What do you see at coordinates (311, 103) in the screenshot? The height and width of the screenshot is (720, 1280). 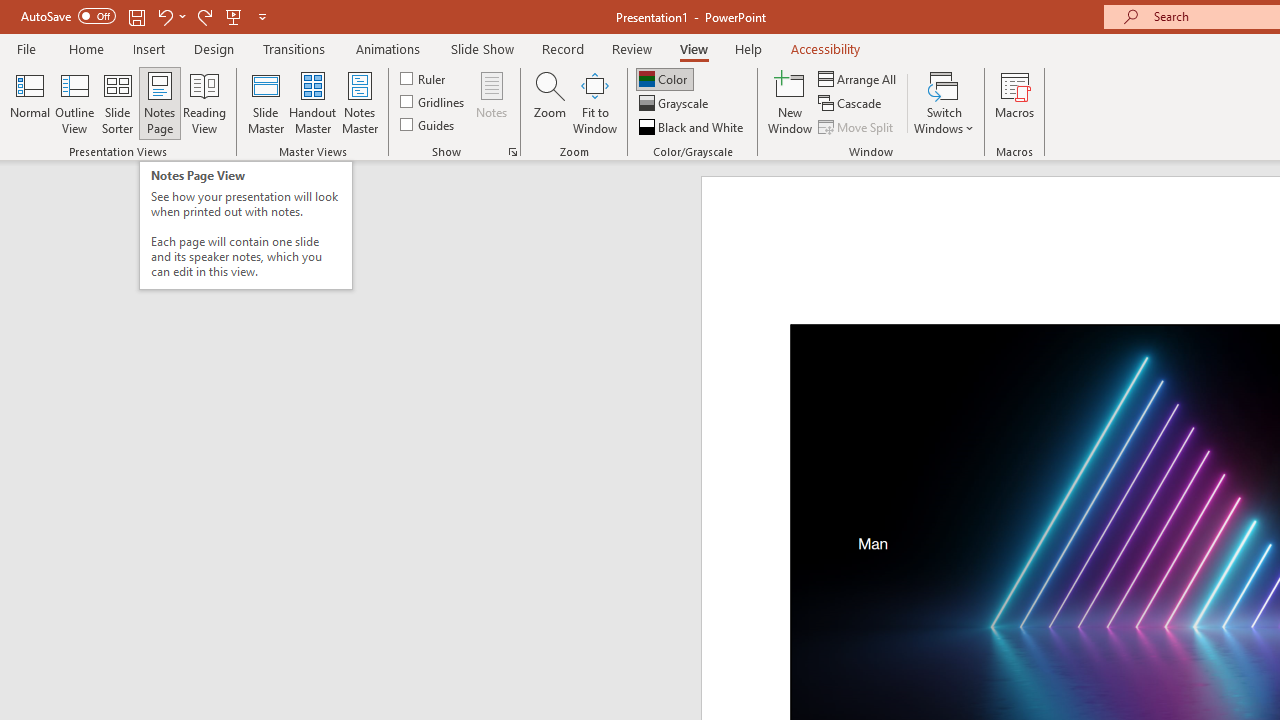 I see `'Handout Master'` at bounding box center [311, 103].